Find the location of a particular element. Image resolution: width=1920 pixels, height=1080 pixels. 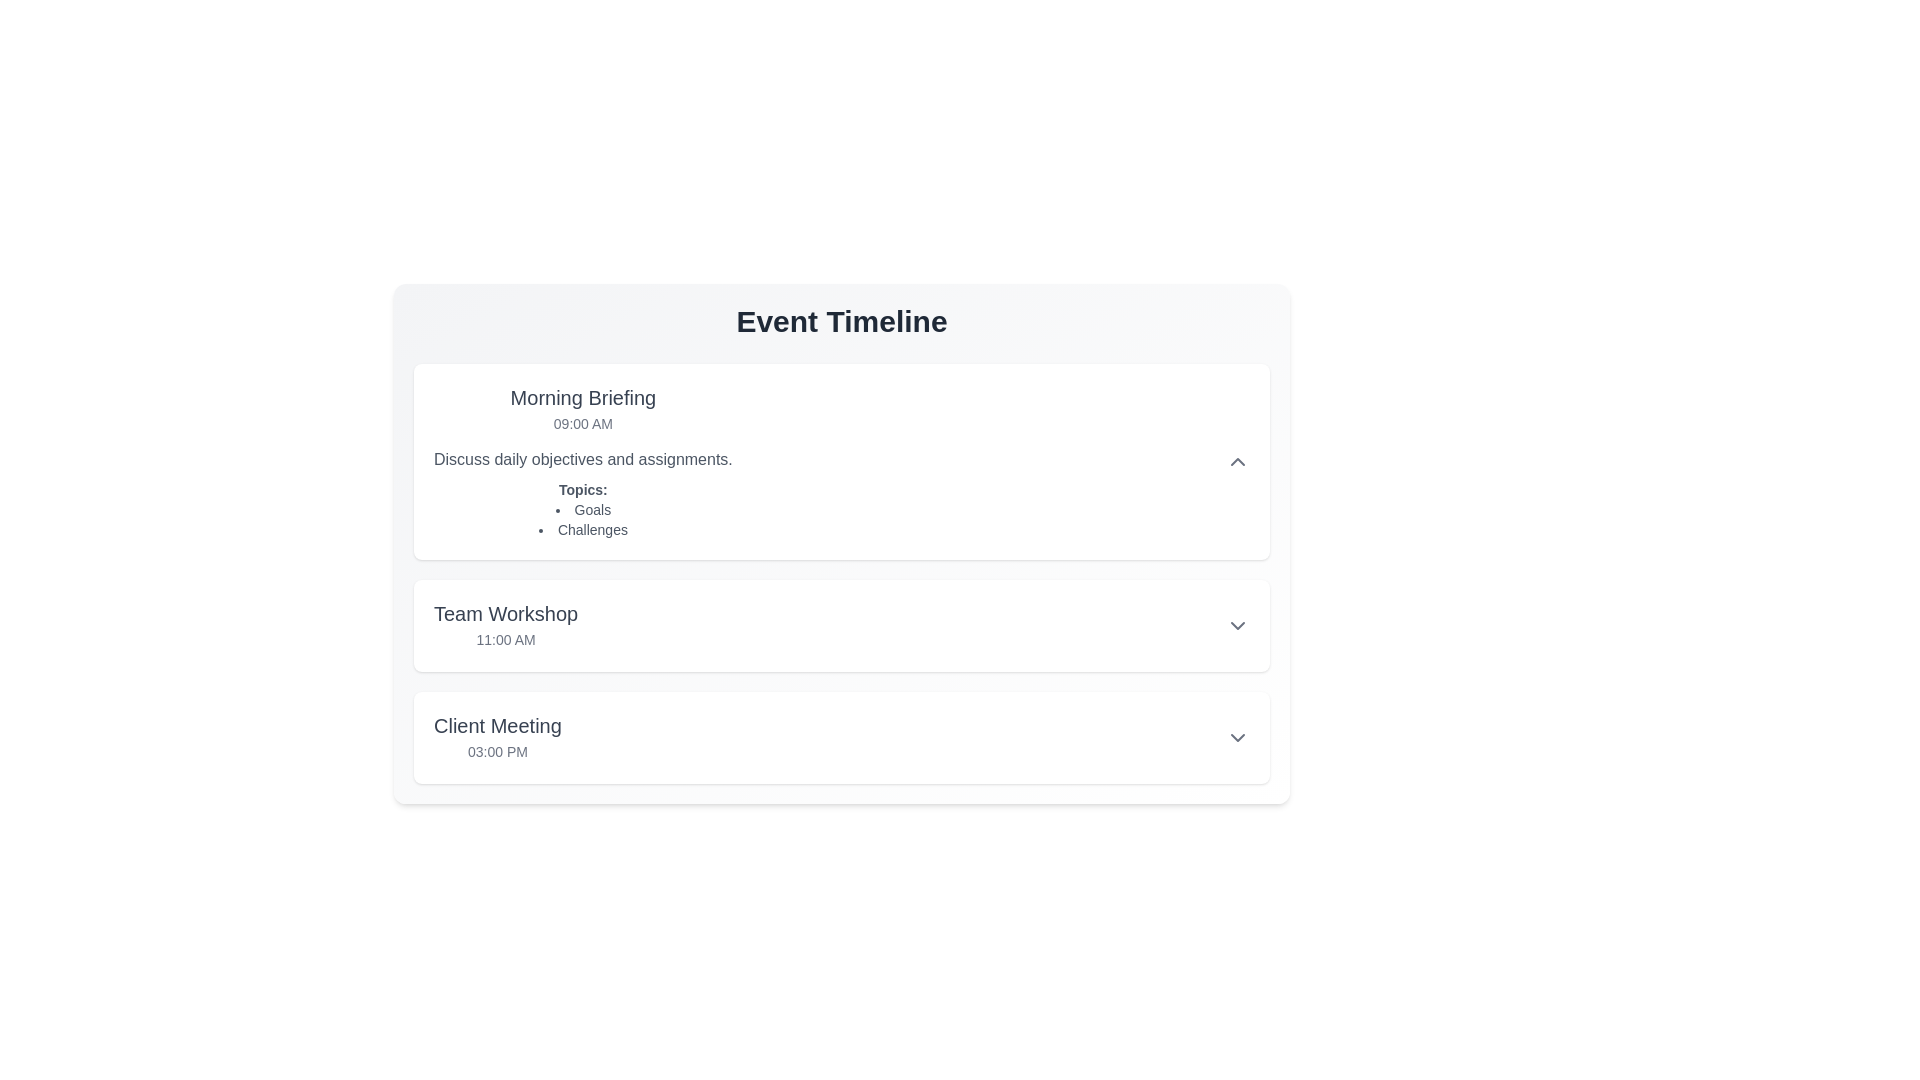

the gray downward-pointing chevron icon at the far right of the 'Client Meeting 03:00 PM' row is located at coordinates (1237, 737).